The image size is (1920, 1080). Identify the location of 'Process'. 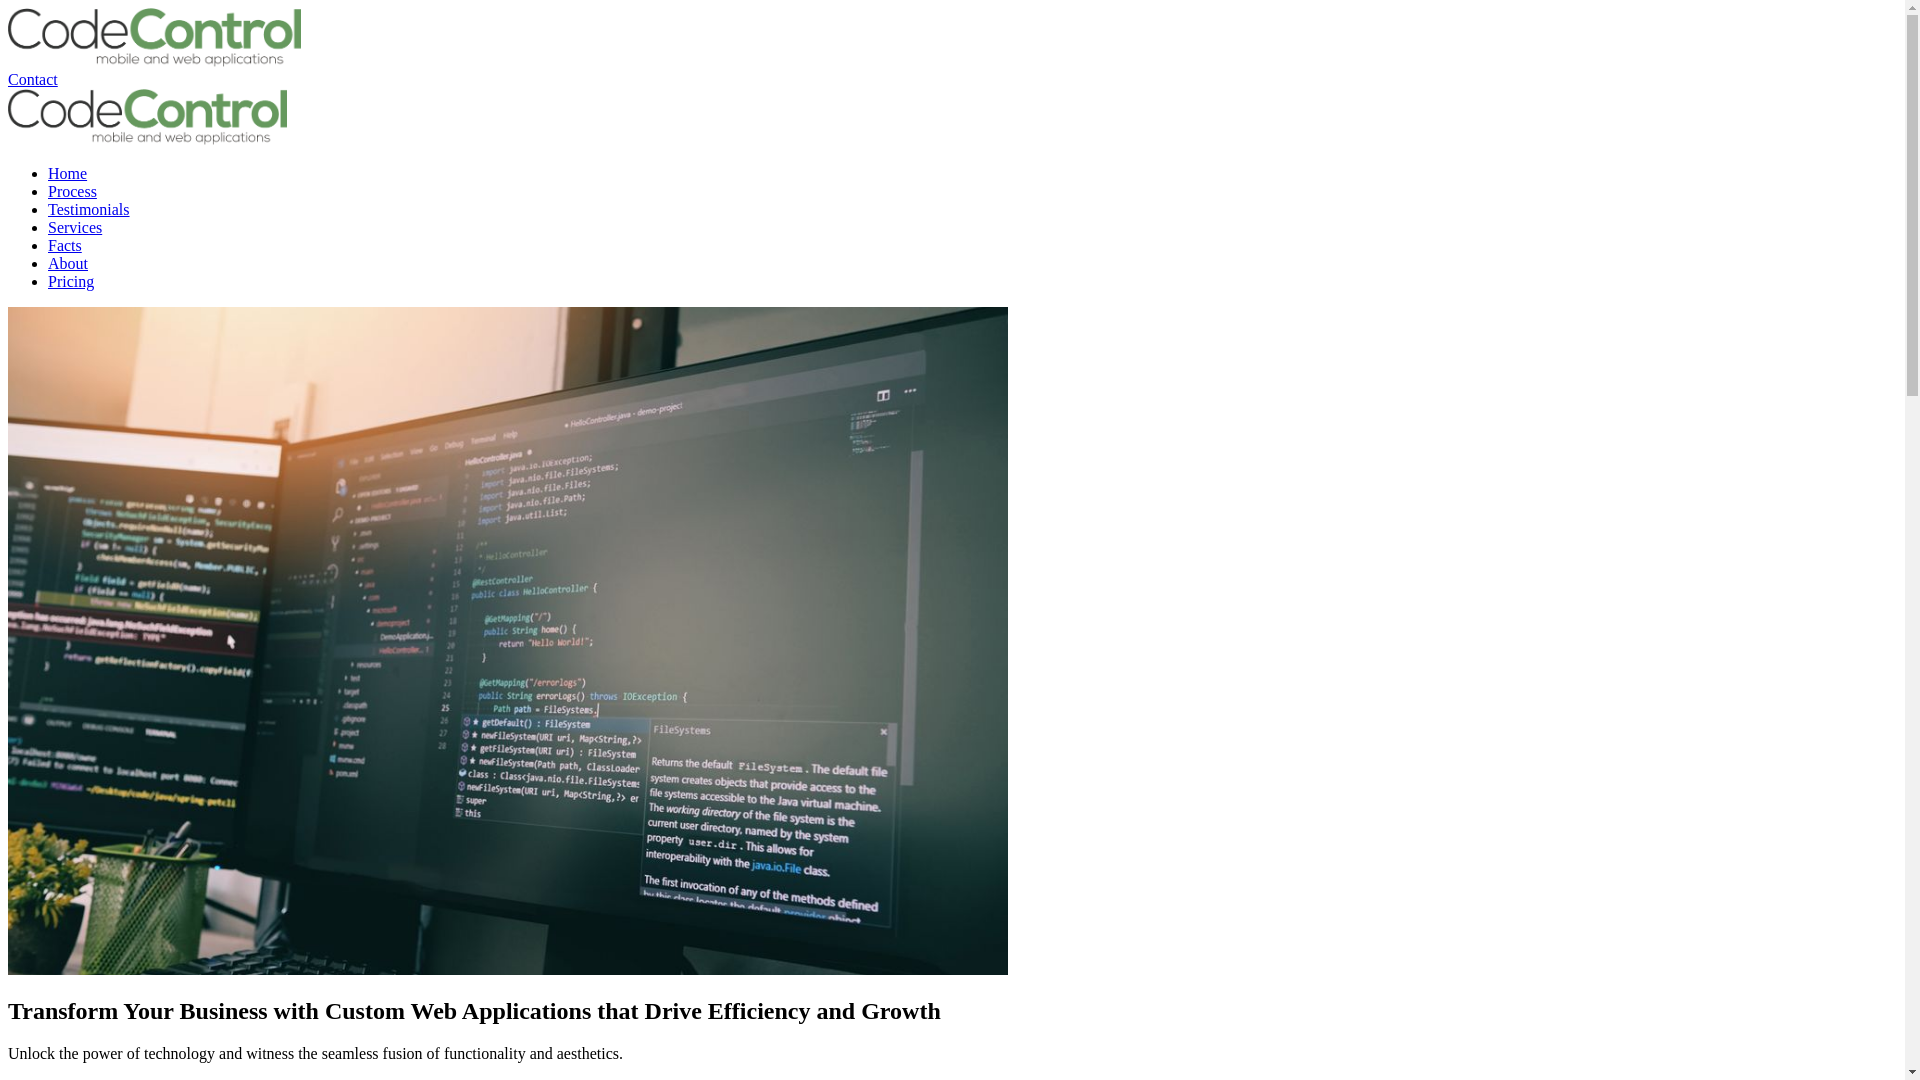
(72, 191).